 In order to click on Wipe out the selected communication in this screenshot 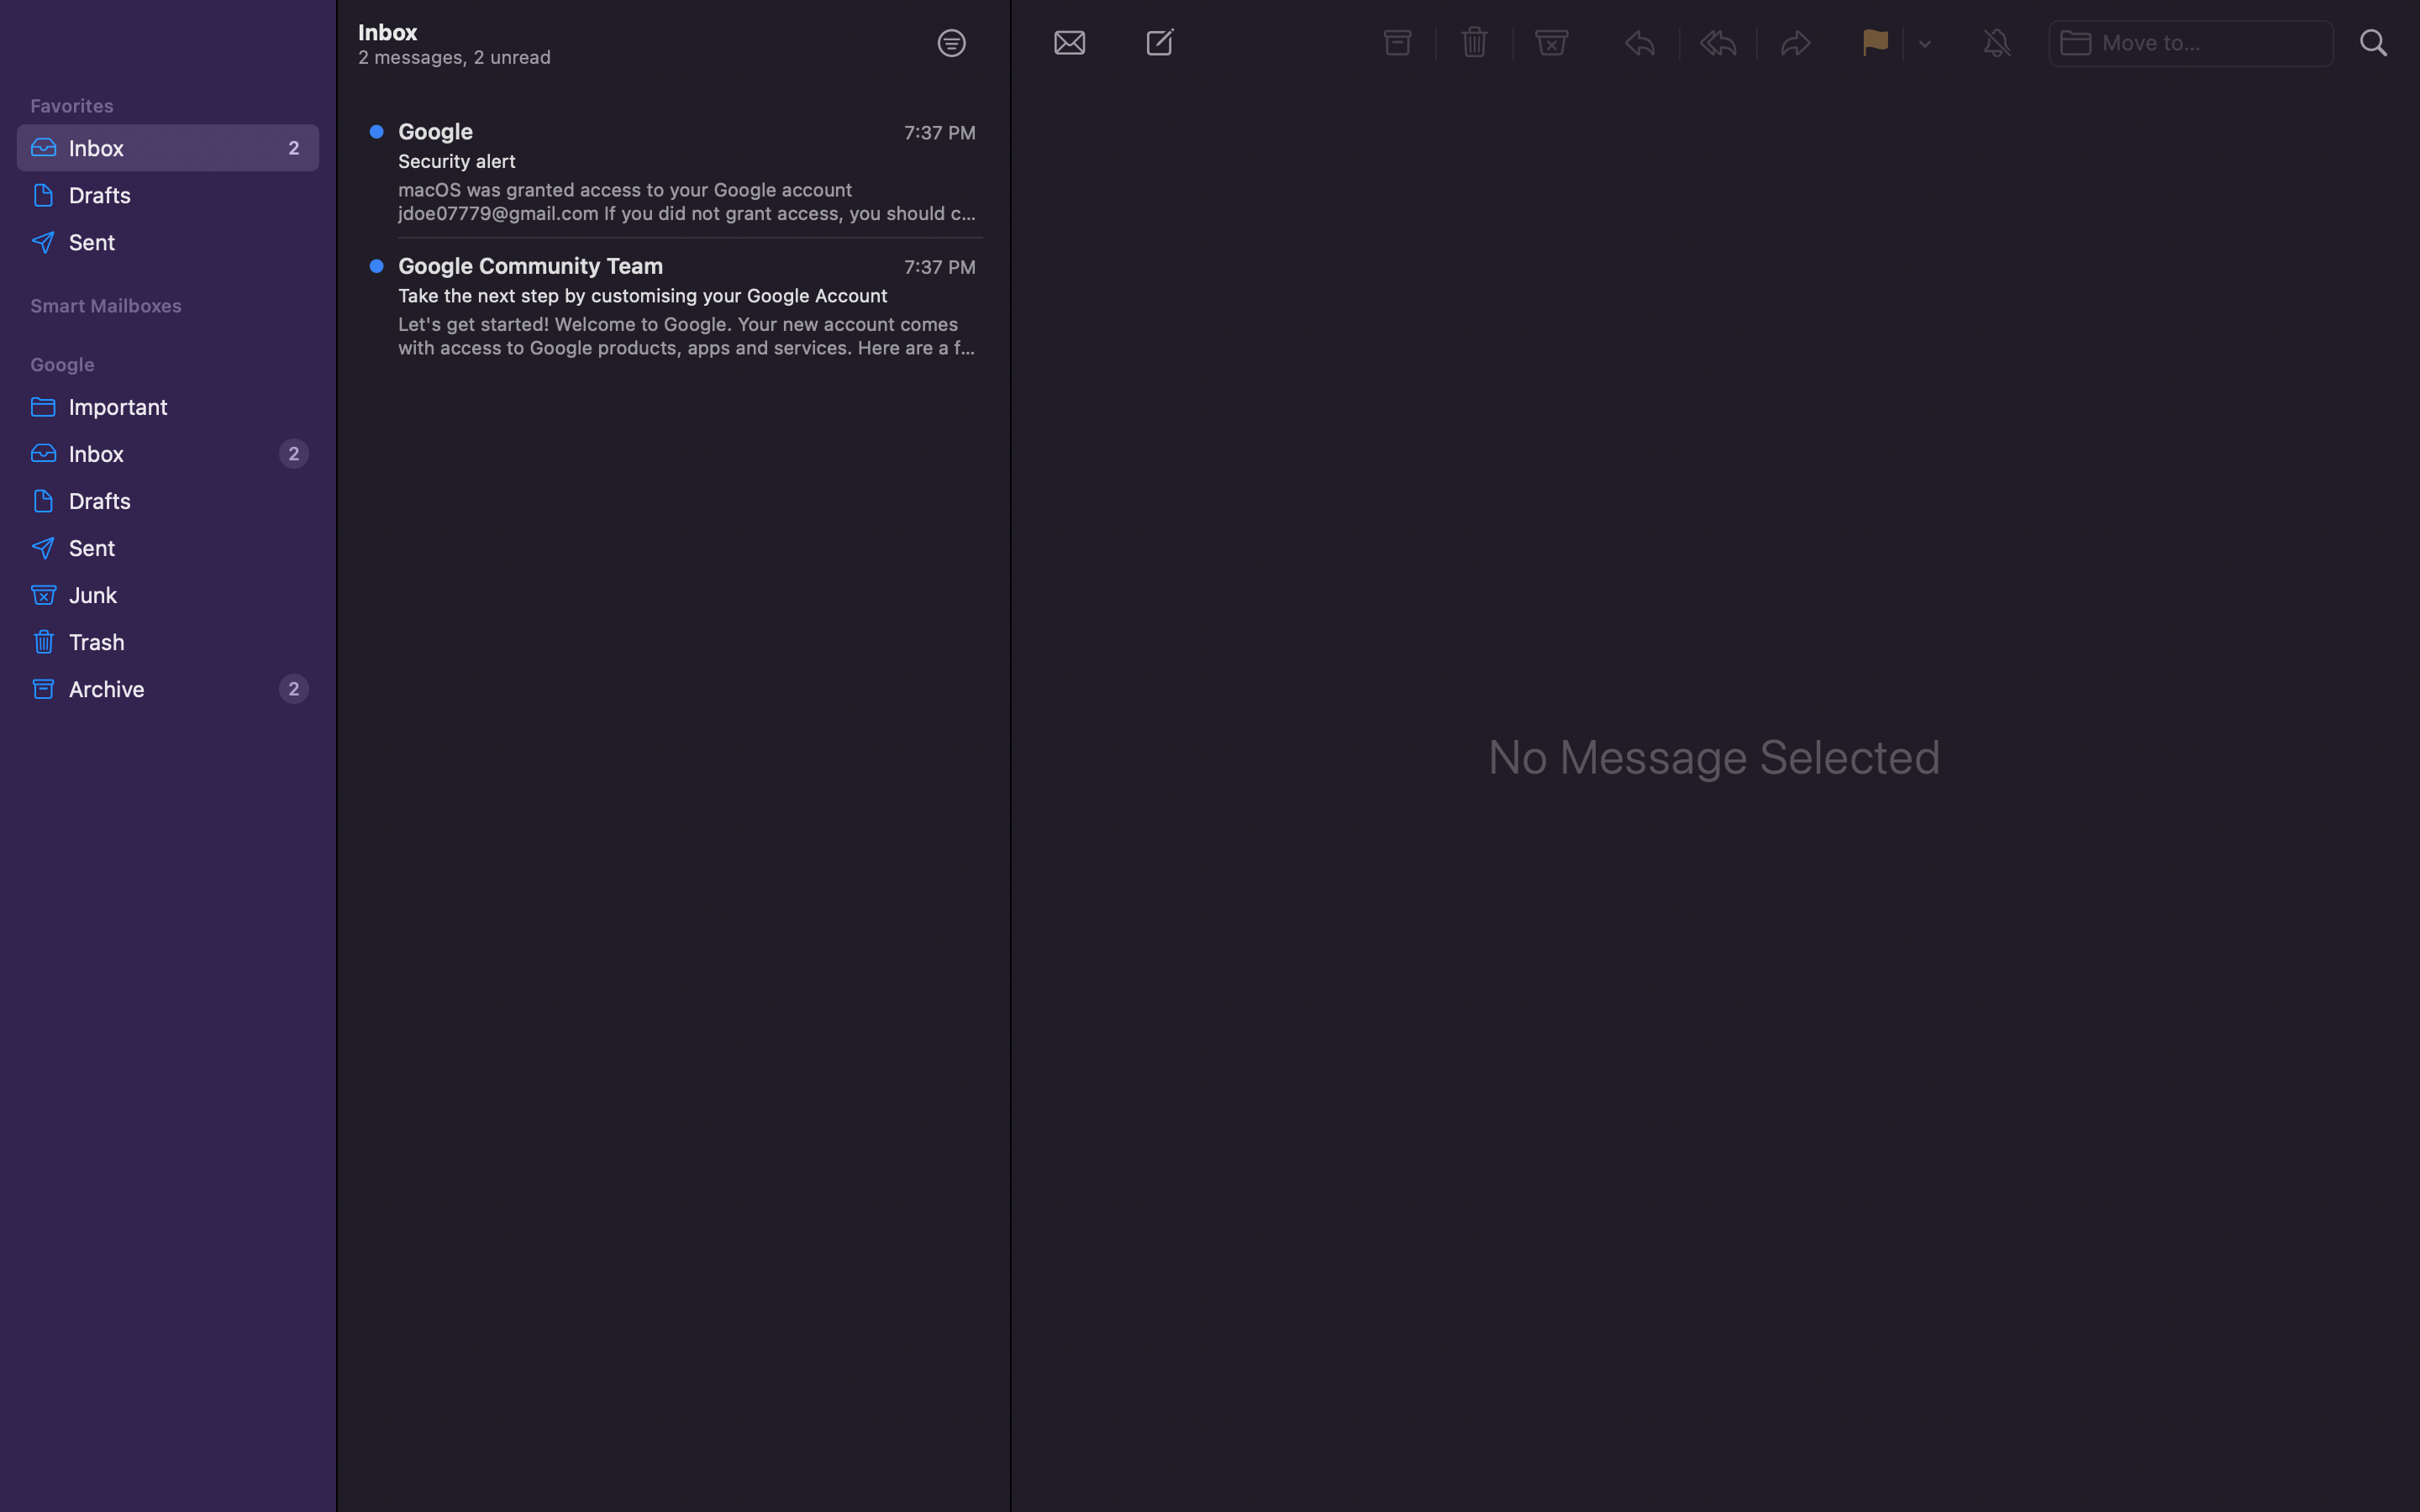, I will do `click(1476, 41)`.